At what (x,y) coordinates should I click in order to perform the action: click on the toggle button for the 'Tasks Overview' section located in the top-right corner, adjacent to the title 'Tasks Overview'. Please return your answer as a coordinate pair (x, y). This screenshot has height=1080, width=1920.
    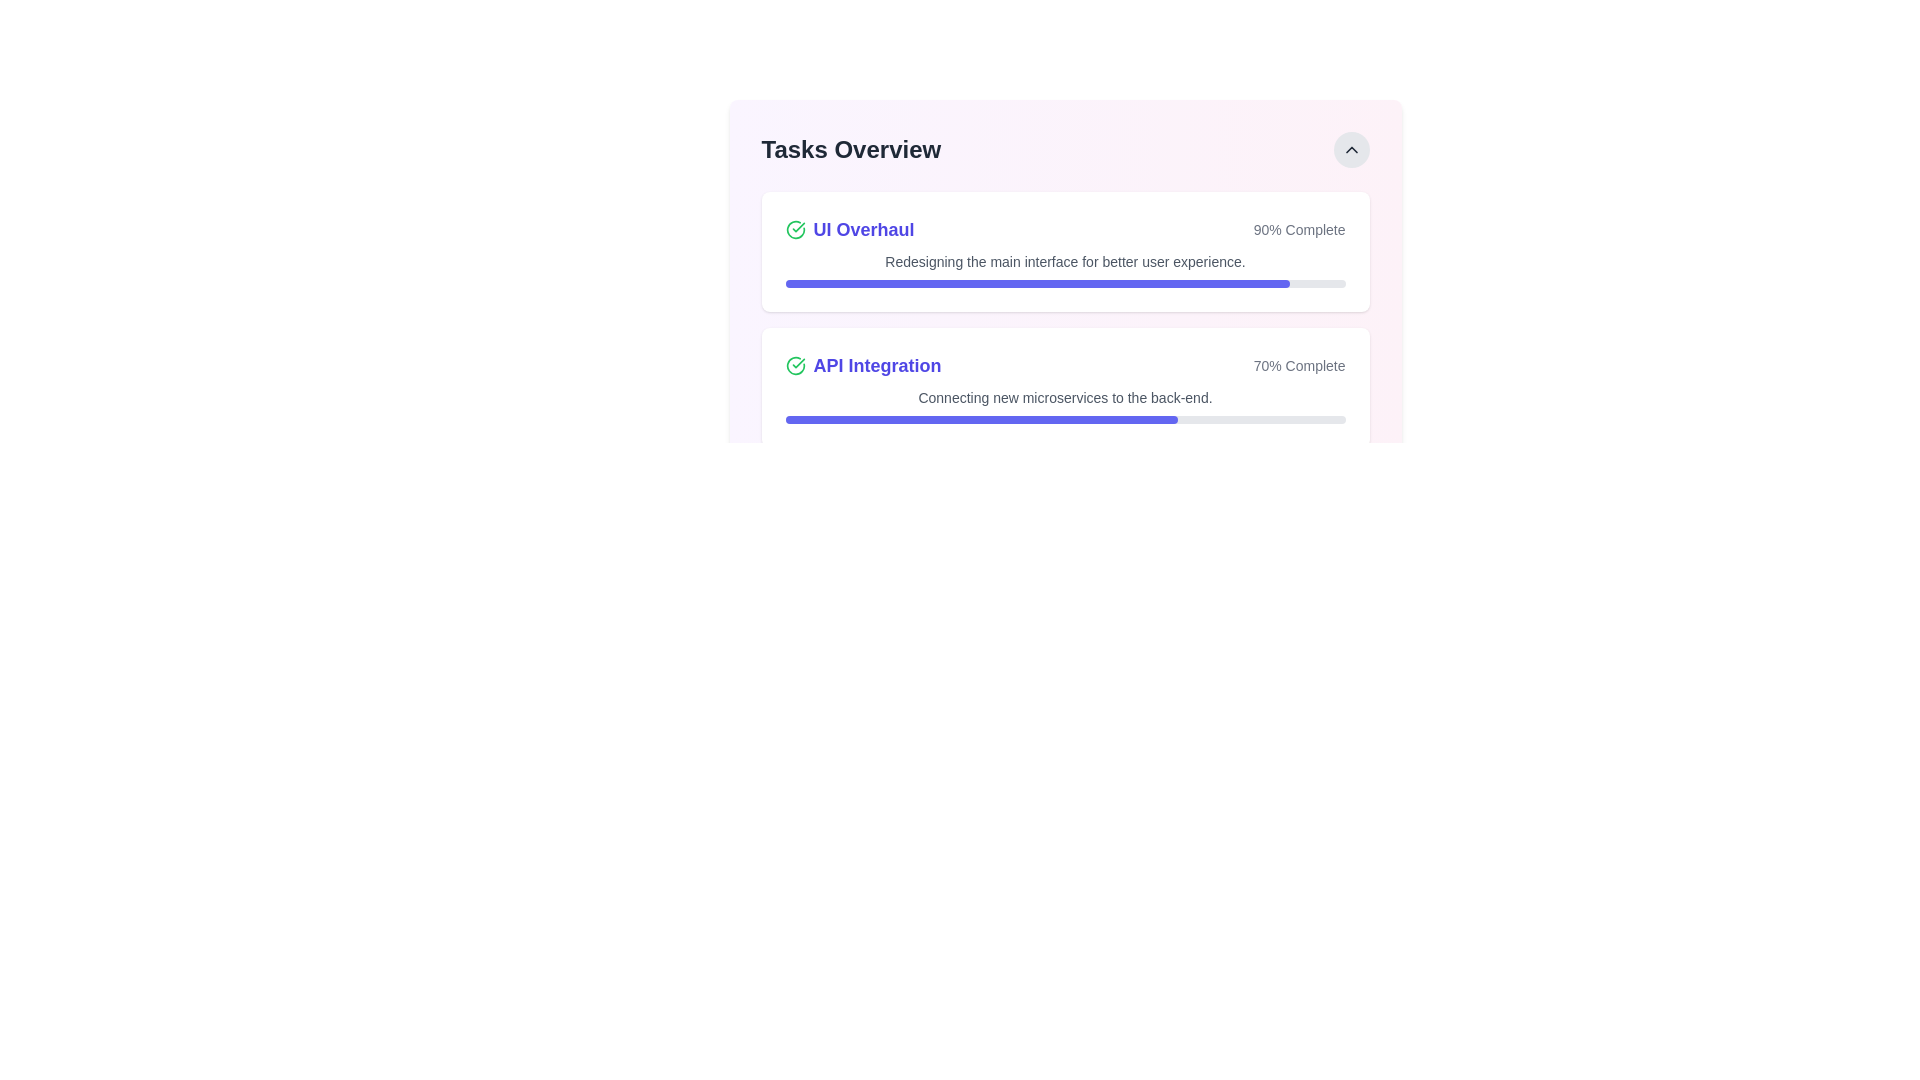
    Looking at the image, I should click on (1351, 149).